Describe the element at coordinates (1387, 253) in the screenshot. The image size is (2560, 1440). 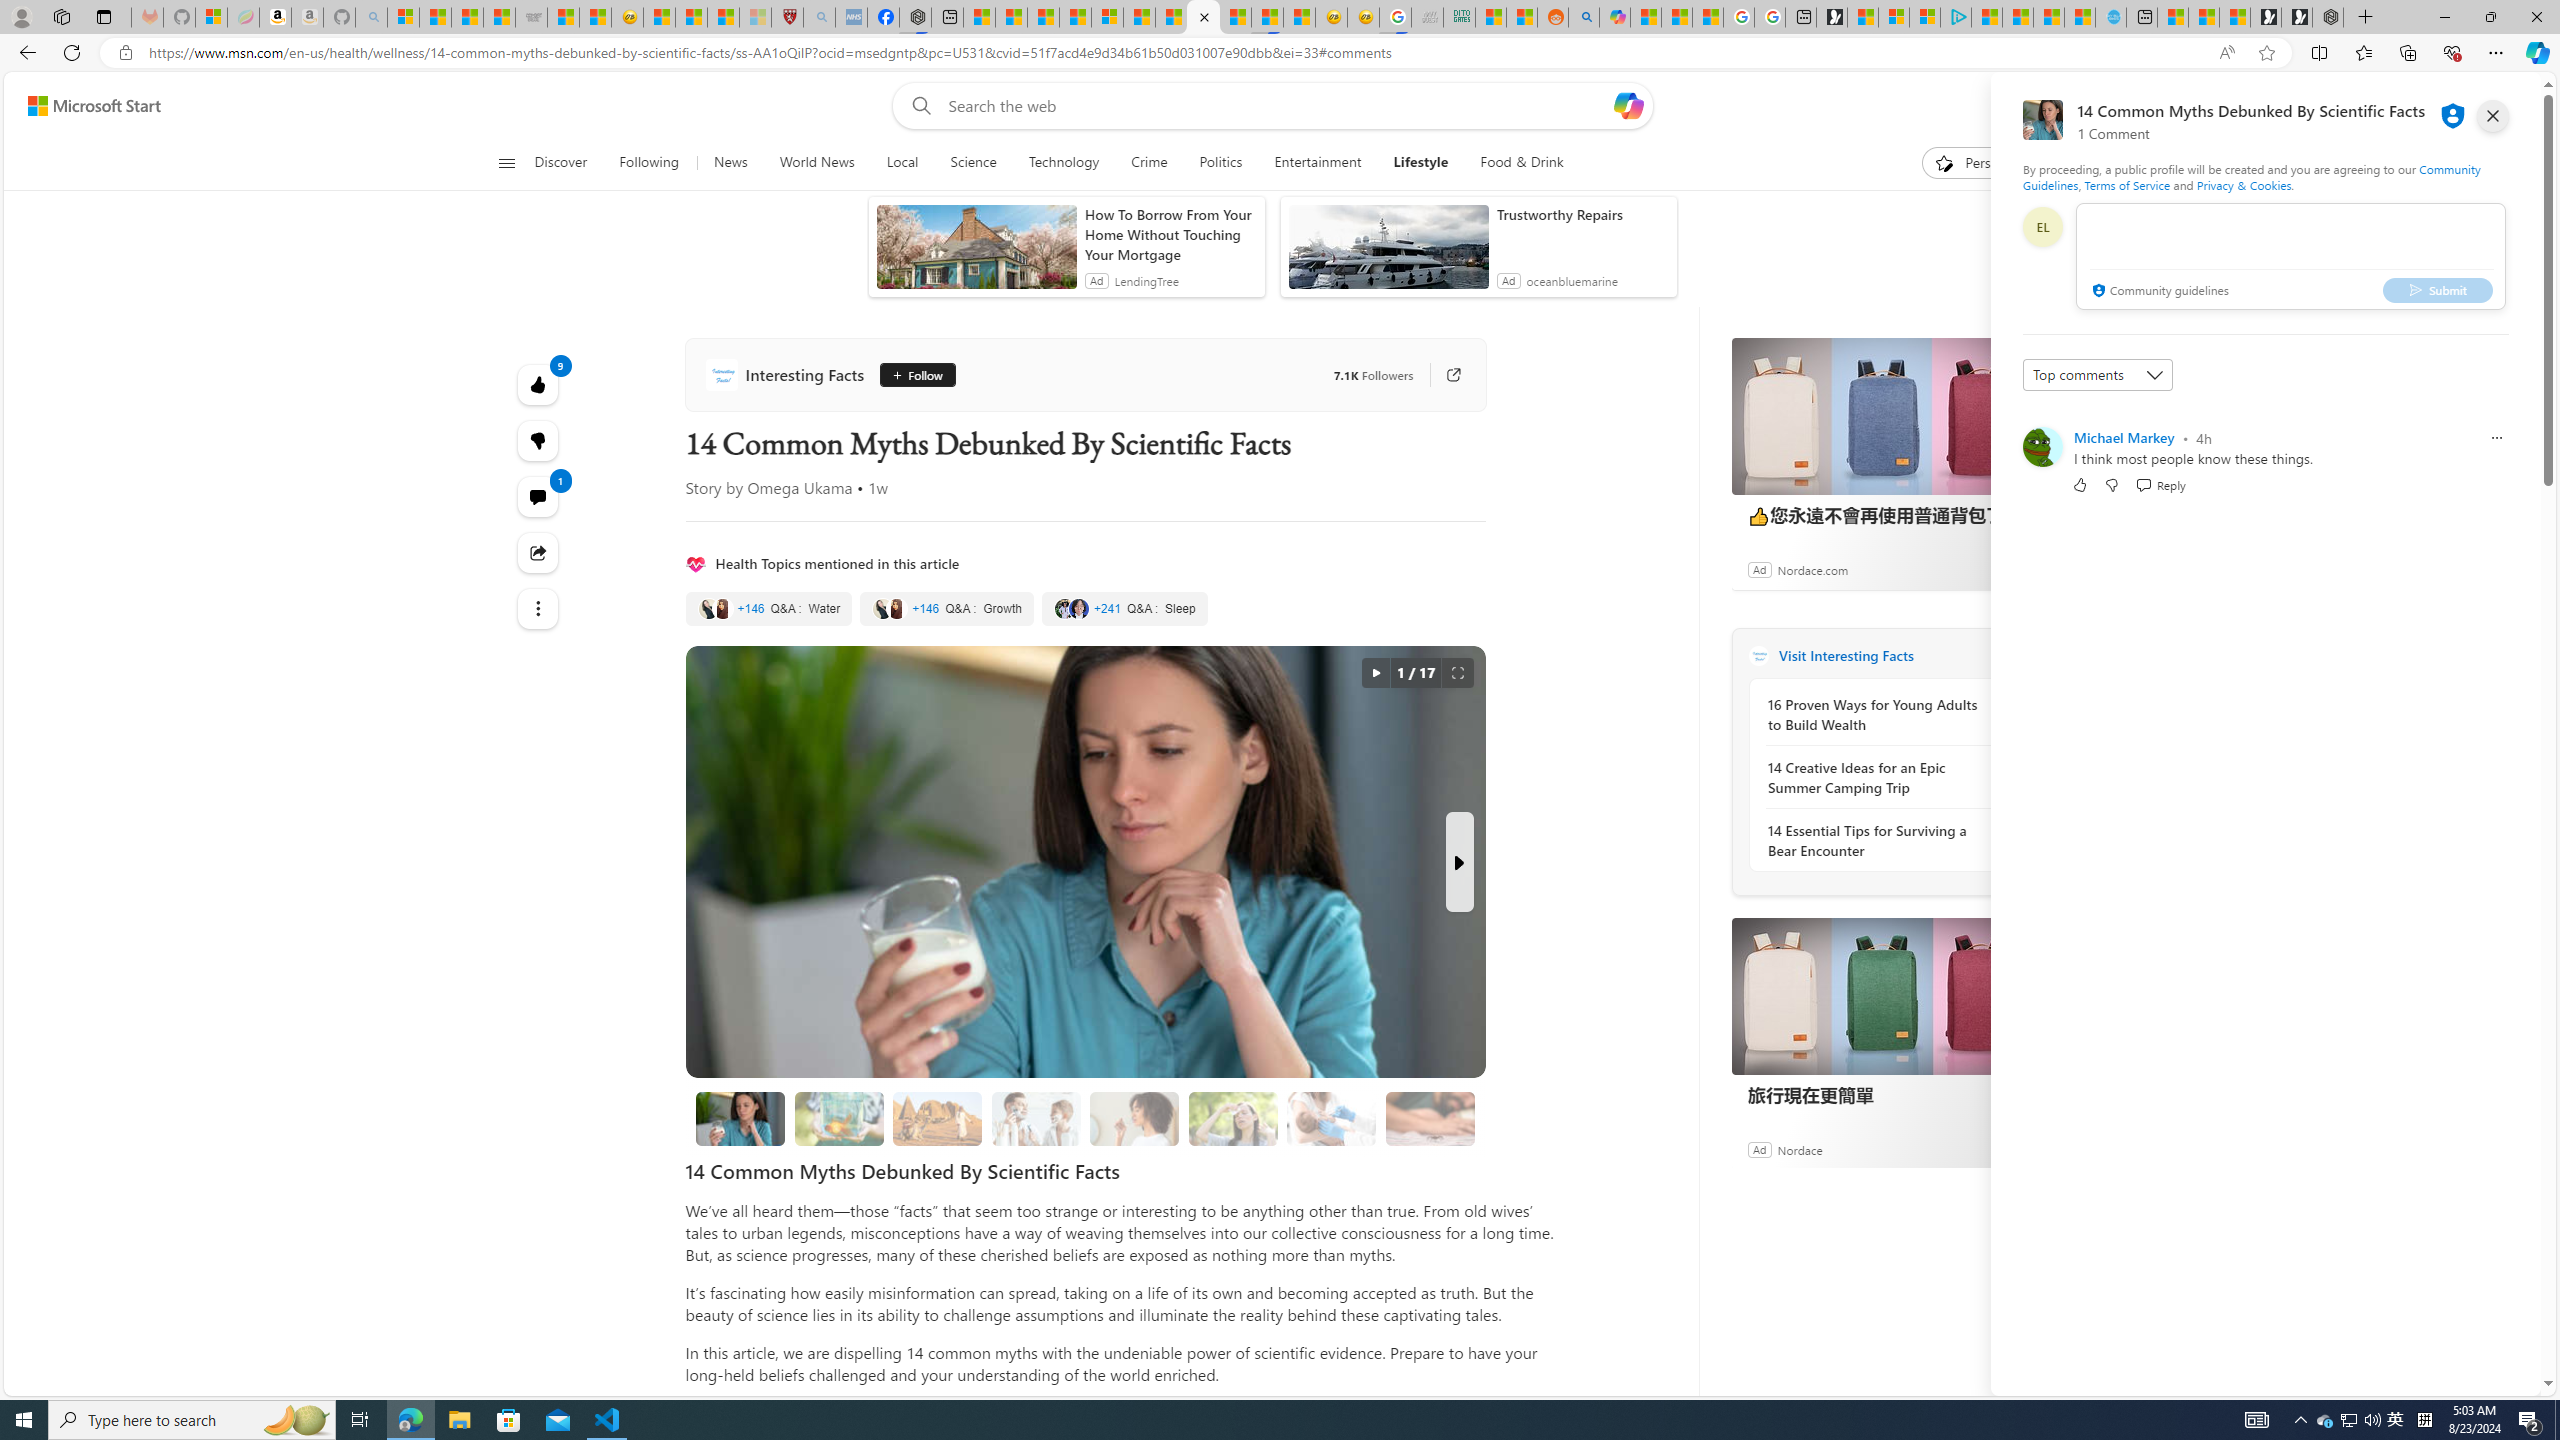
I see `'anim-content'` at that location.